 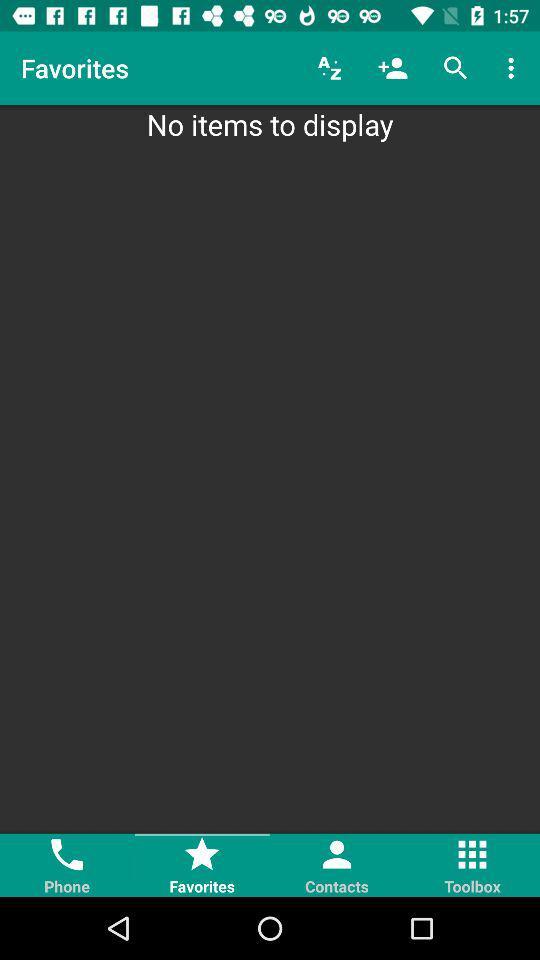 What do you see at coordinates (337, 864) in the screenshot?
I see `contacts icon` at bounding box center [337, 864].